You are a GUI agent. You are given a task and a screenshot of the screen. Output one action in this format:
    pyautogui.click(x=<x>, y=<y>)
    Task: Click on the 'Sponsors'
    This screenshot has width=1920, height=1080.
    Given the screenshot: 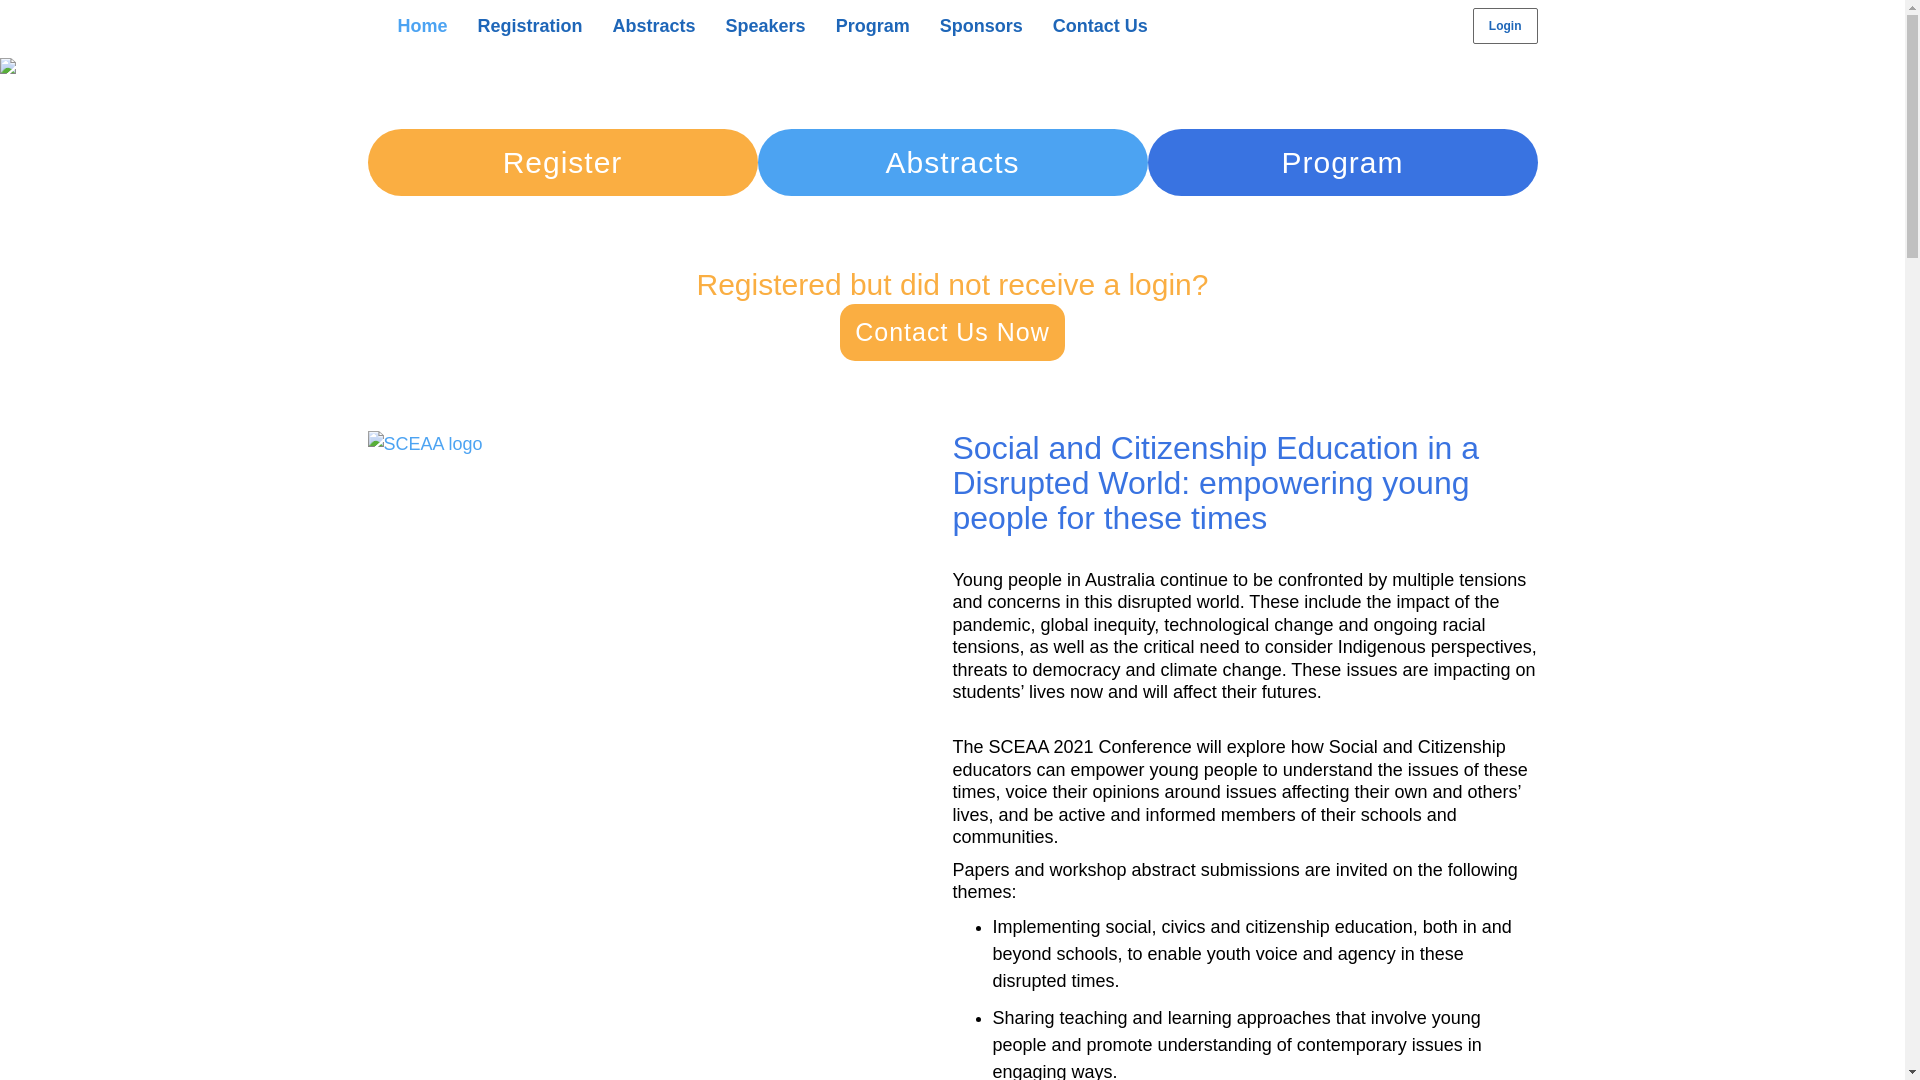 What is the action you would take?
    pyautogui.click(x=981, y=26)
    